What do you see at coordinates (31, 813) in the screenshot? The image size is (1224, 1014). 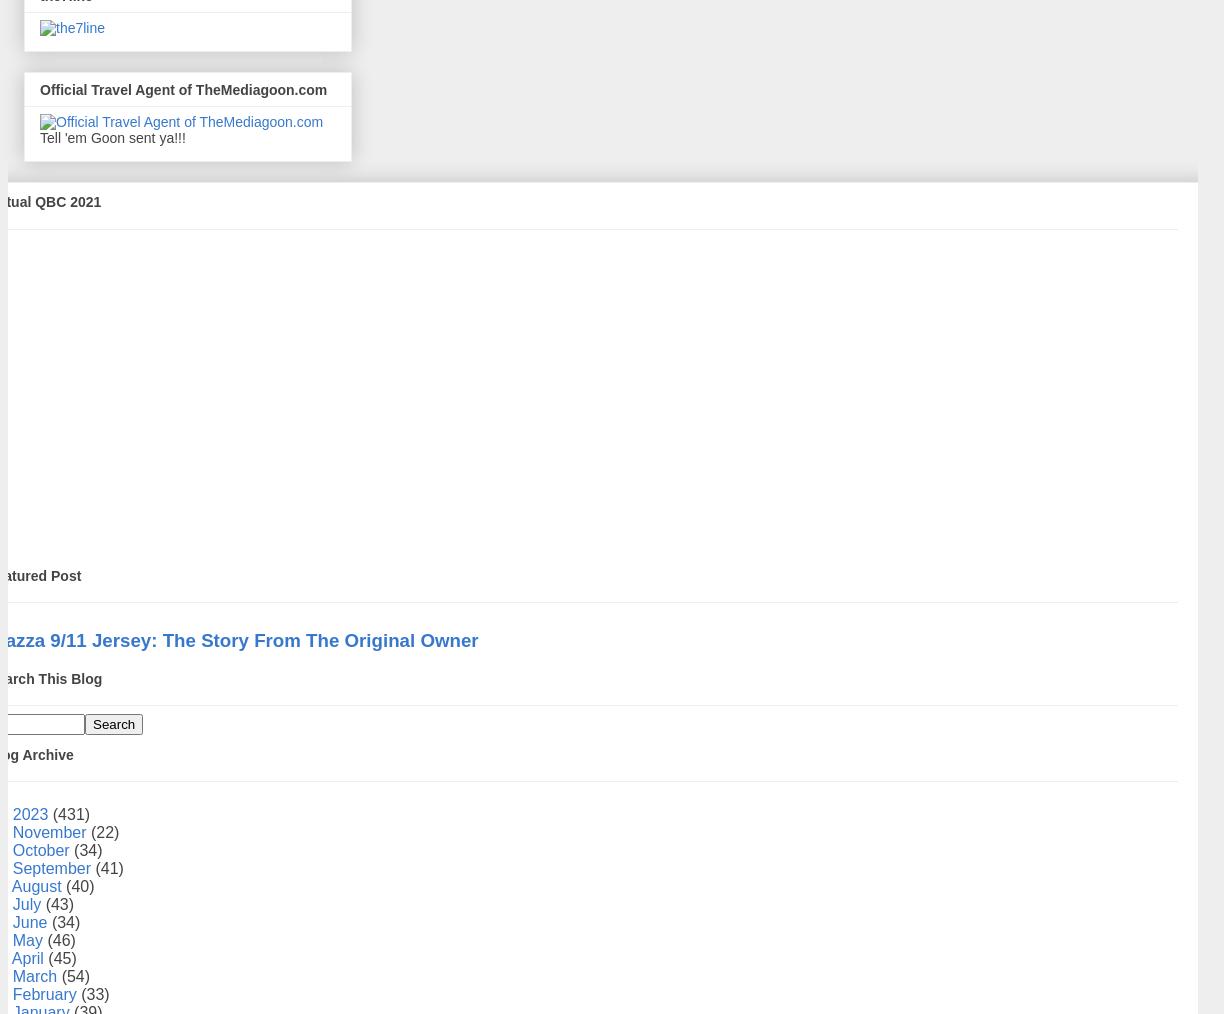 I see `'2023'` at bounding box center [31, 813].